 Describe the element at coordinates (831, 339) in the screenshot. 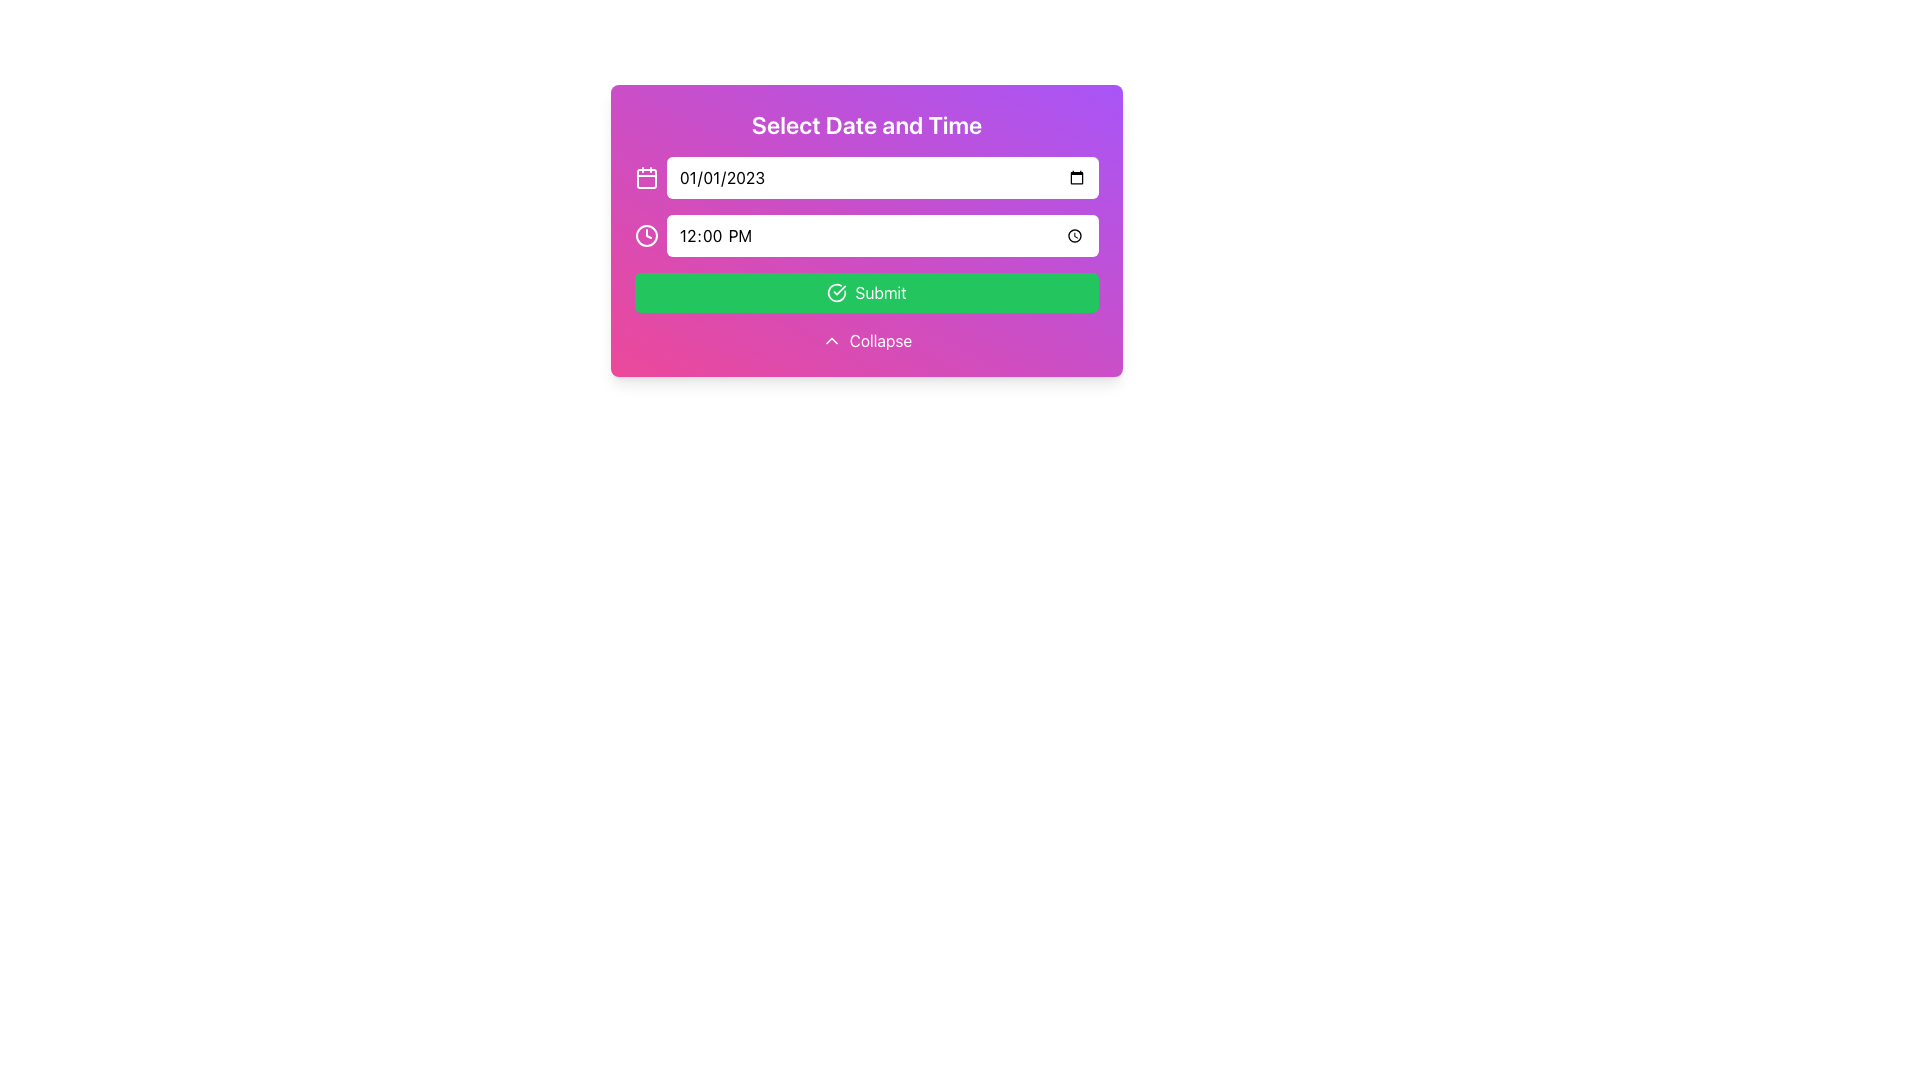

I see `the upward-facing chevron icon located to the left of the word 'Collapse'` at that location.